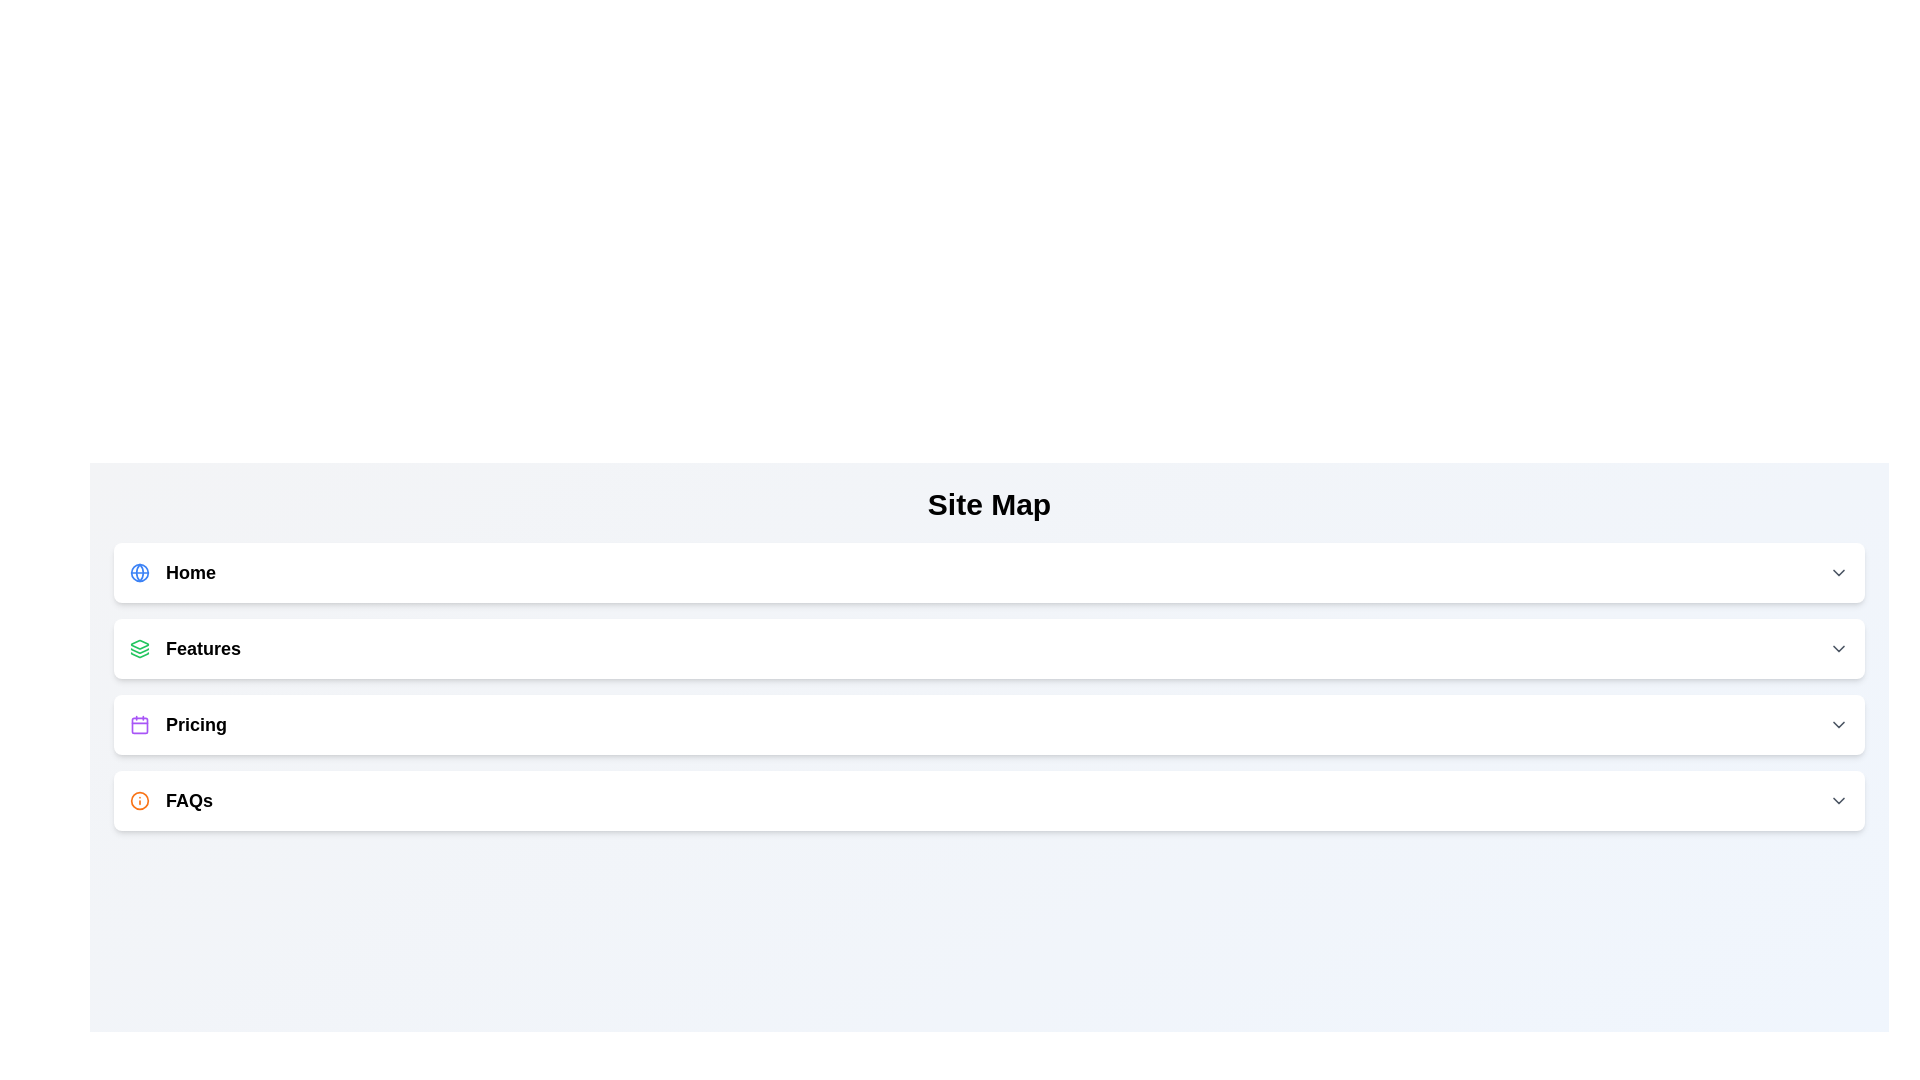 The image size is (1920, 1080). What do you see at coordinates (172, 573) in the screenshot?
I see `the 'Home' label with the accompanying icon, which is the first item in the vertically stacked list of 'Features,' 'Pricing,' and 'FAQs.'` at bounding box center [172, 573].